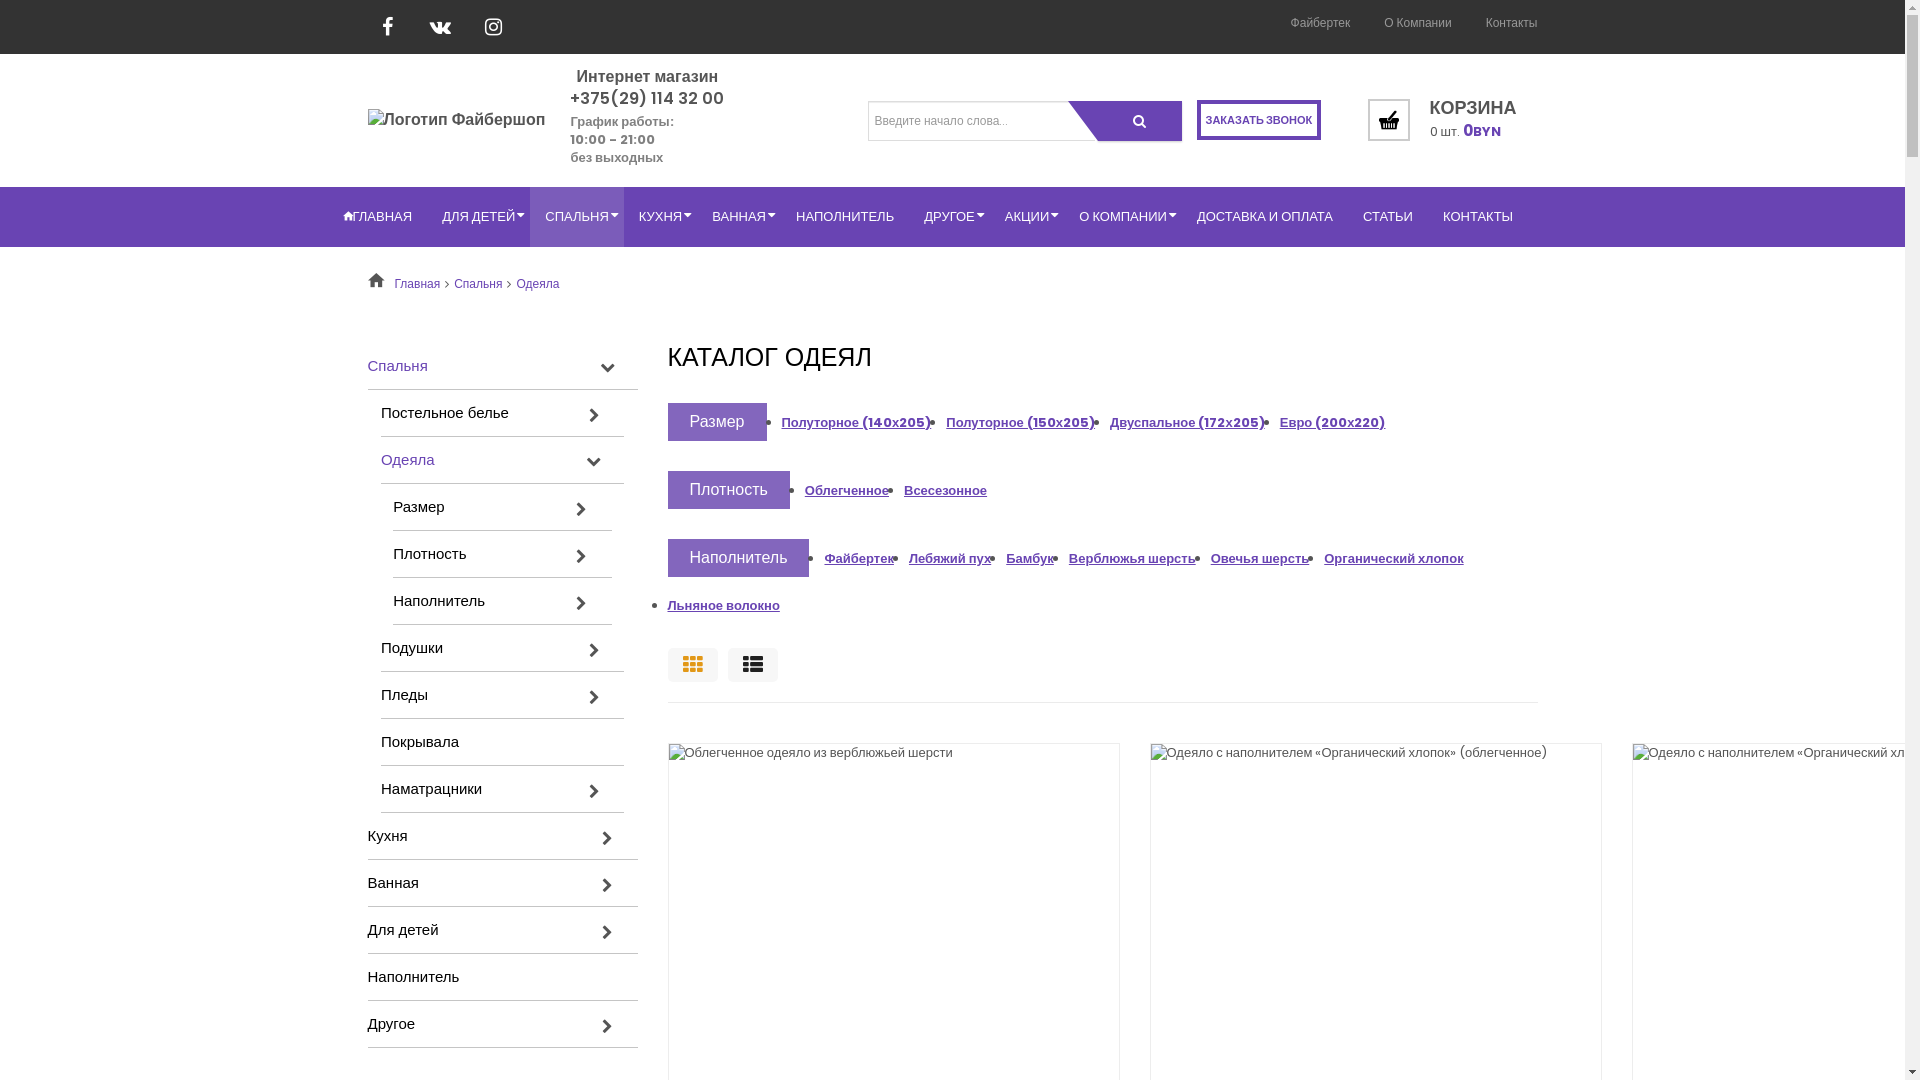  Describe the element at coordinates (473, 27) in the screenshot. I see `'Instagram'` at that location.